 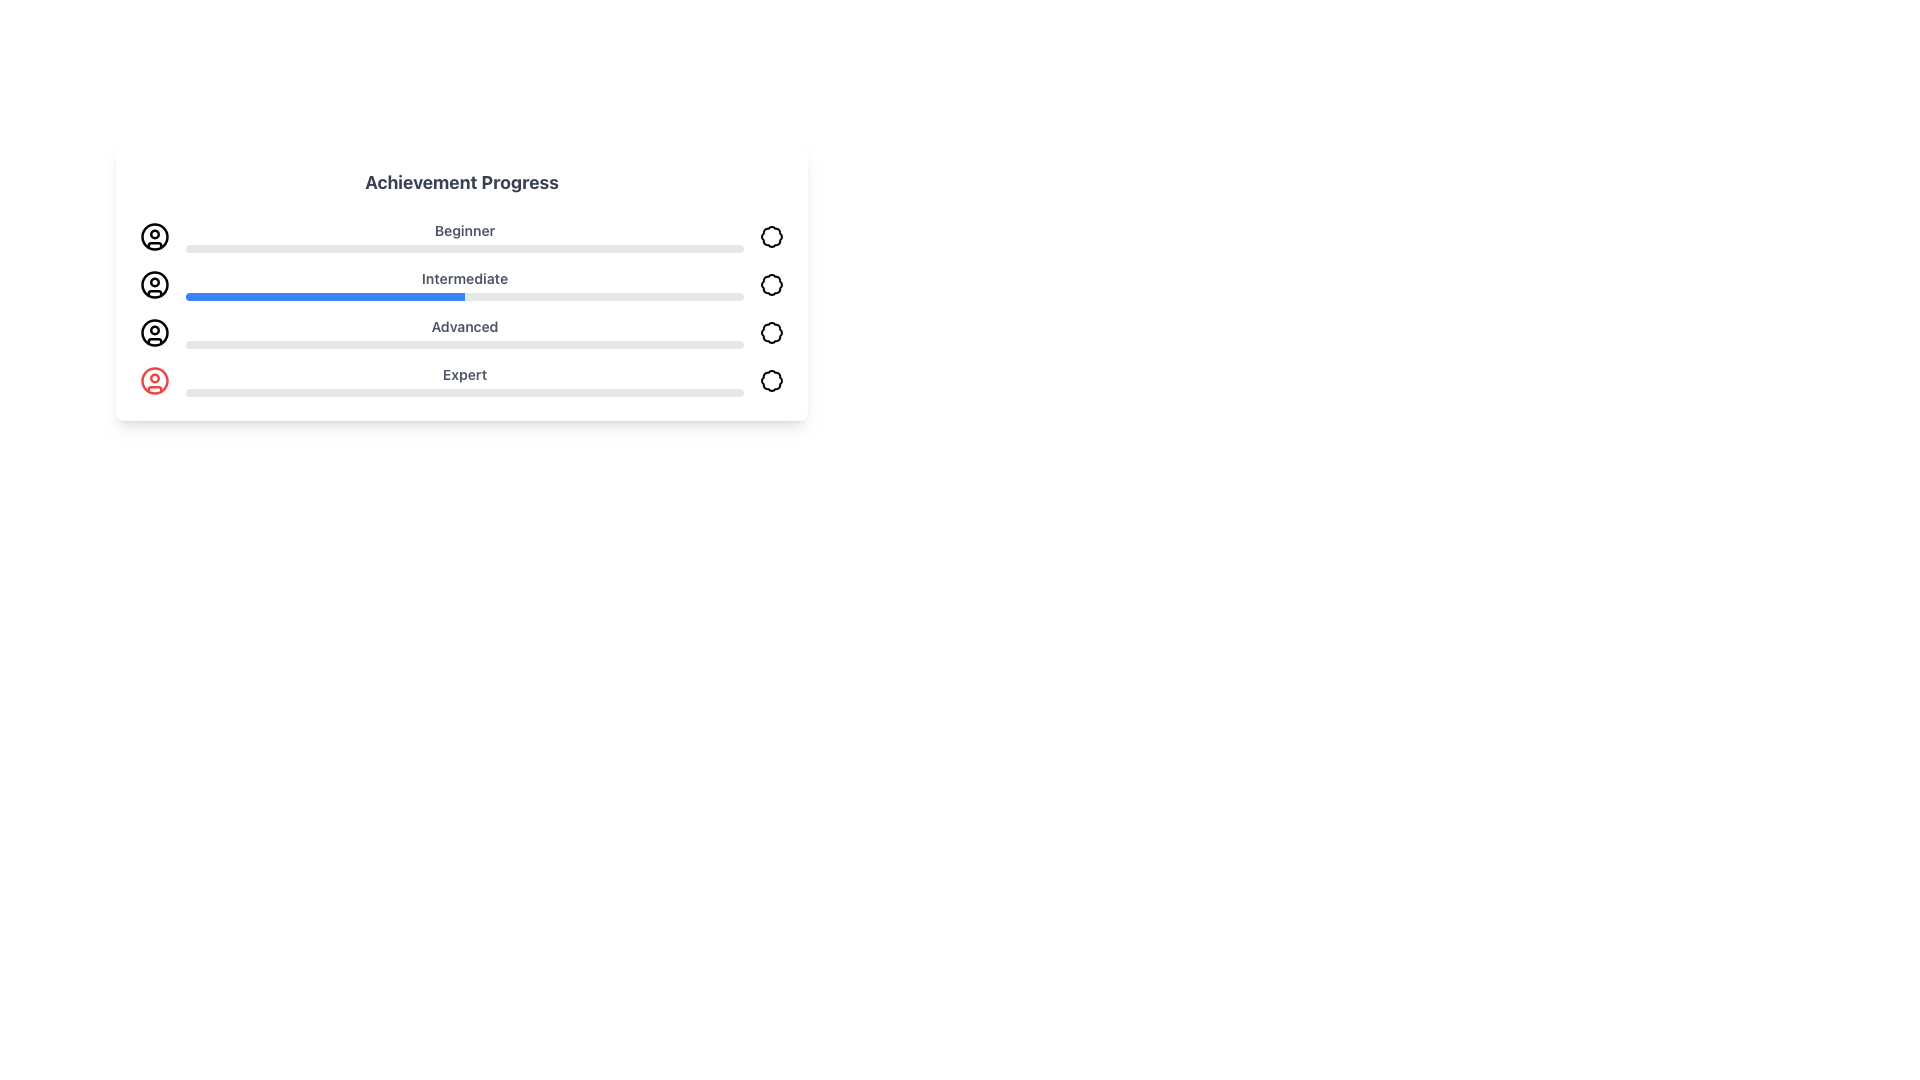 What do you see at coordinates (464, 343) in the screenshot?
I see `the progress bar representing the 'Advanced' achievement tier, which is the third in a vertical list of progress bars` at bounding box center [464, 343].